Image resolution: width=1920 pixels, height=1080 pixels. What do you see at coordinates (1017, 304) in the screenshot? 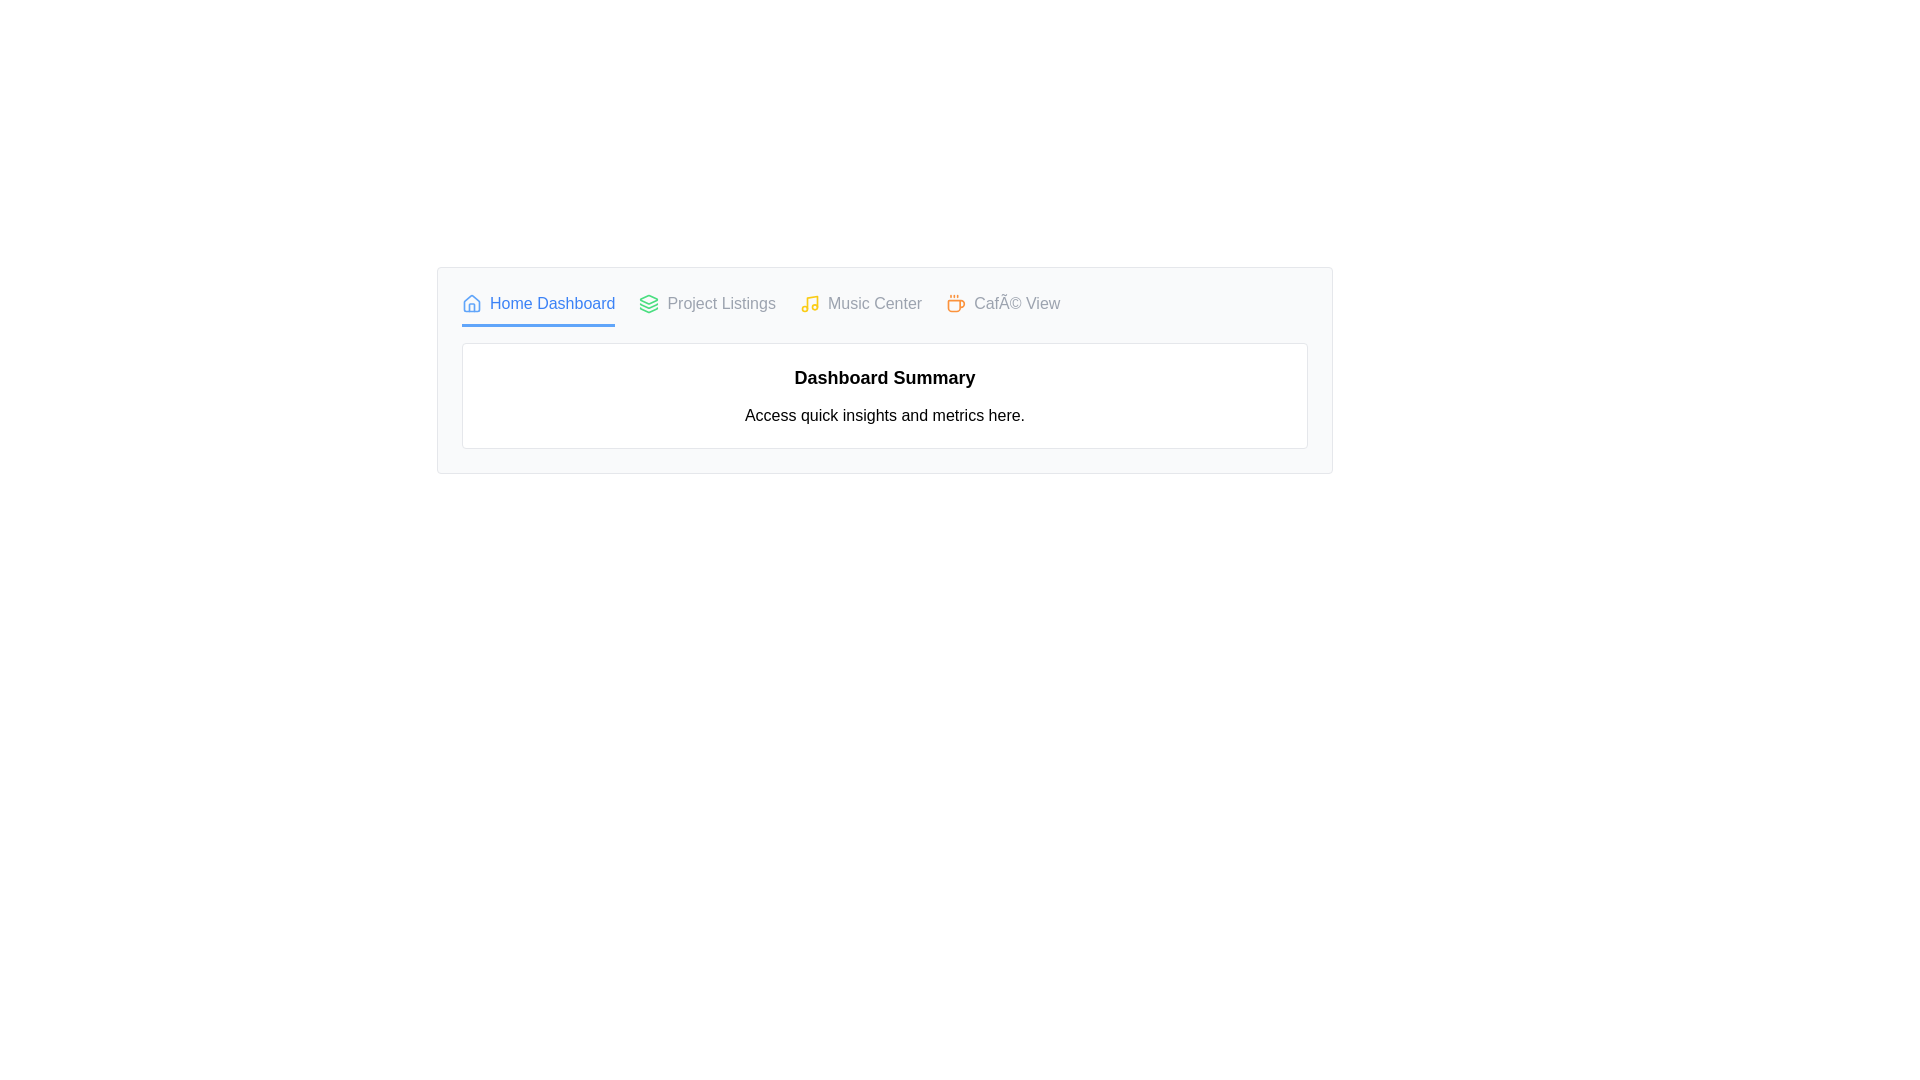
I see `the text label 'Café View' in the upper navigational menu, styled with a sans-serif font and light gray color` at bounding box center [1017, 304].